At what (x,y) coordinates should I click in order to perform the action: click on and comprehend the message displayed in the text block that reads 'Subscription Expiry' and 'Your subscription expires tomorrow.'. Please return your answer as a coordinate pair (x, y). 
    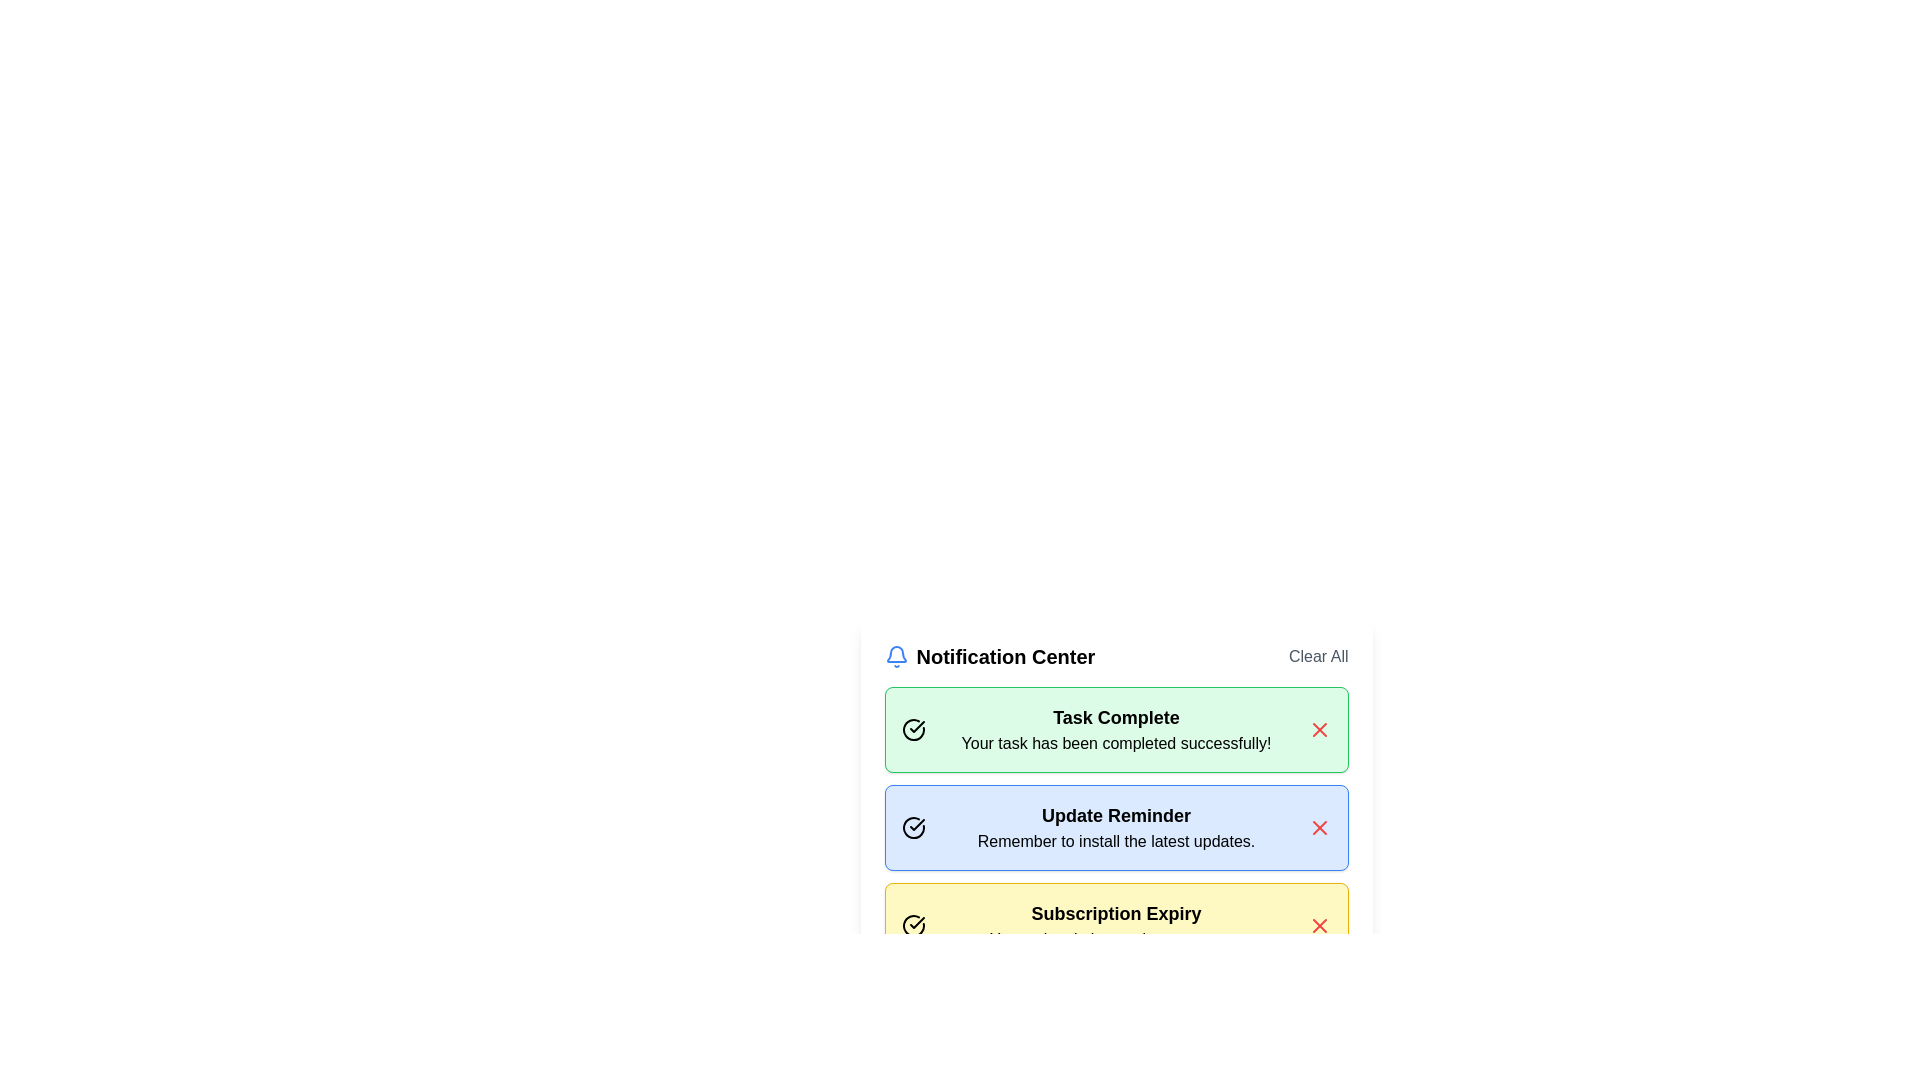
    Looking at the image, I should click on (1115, 925).